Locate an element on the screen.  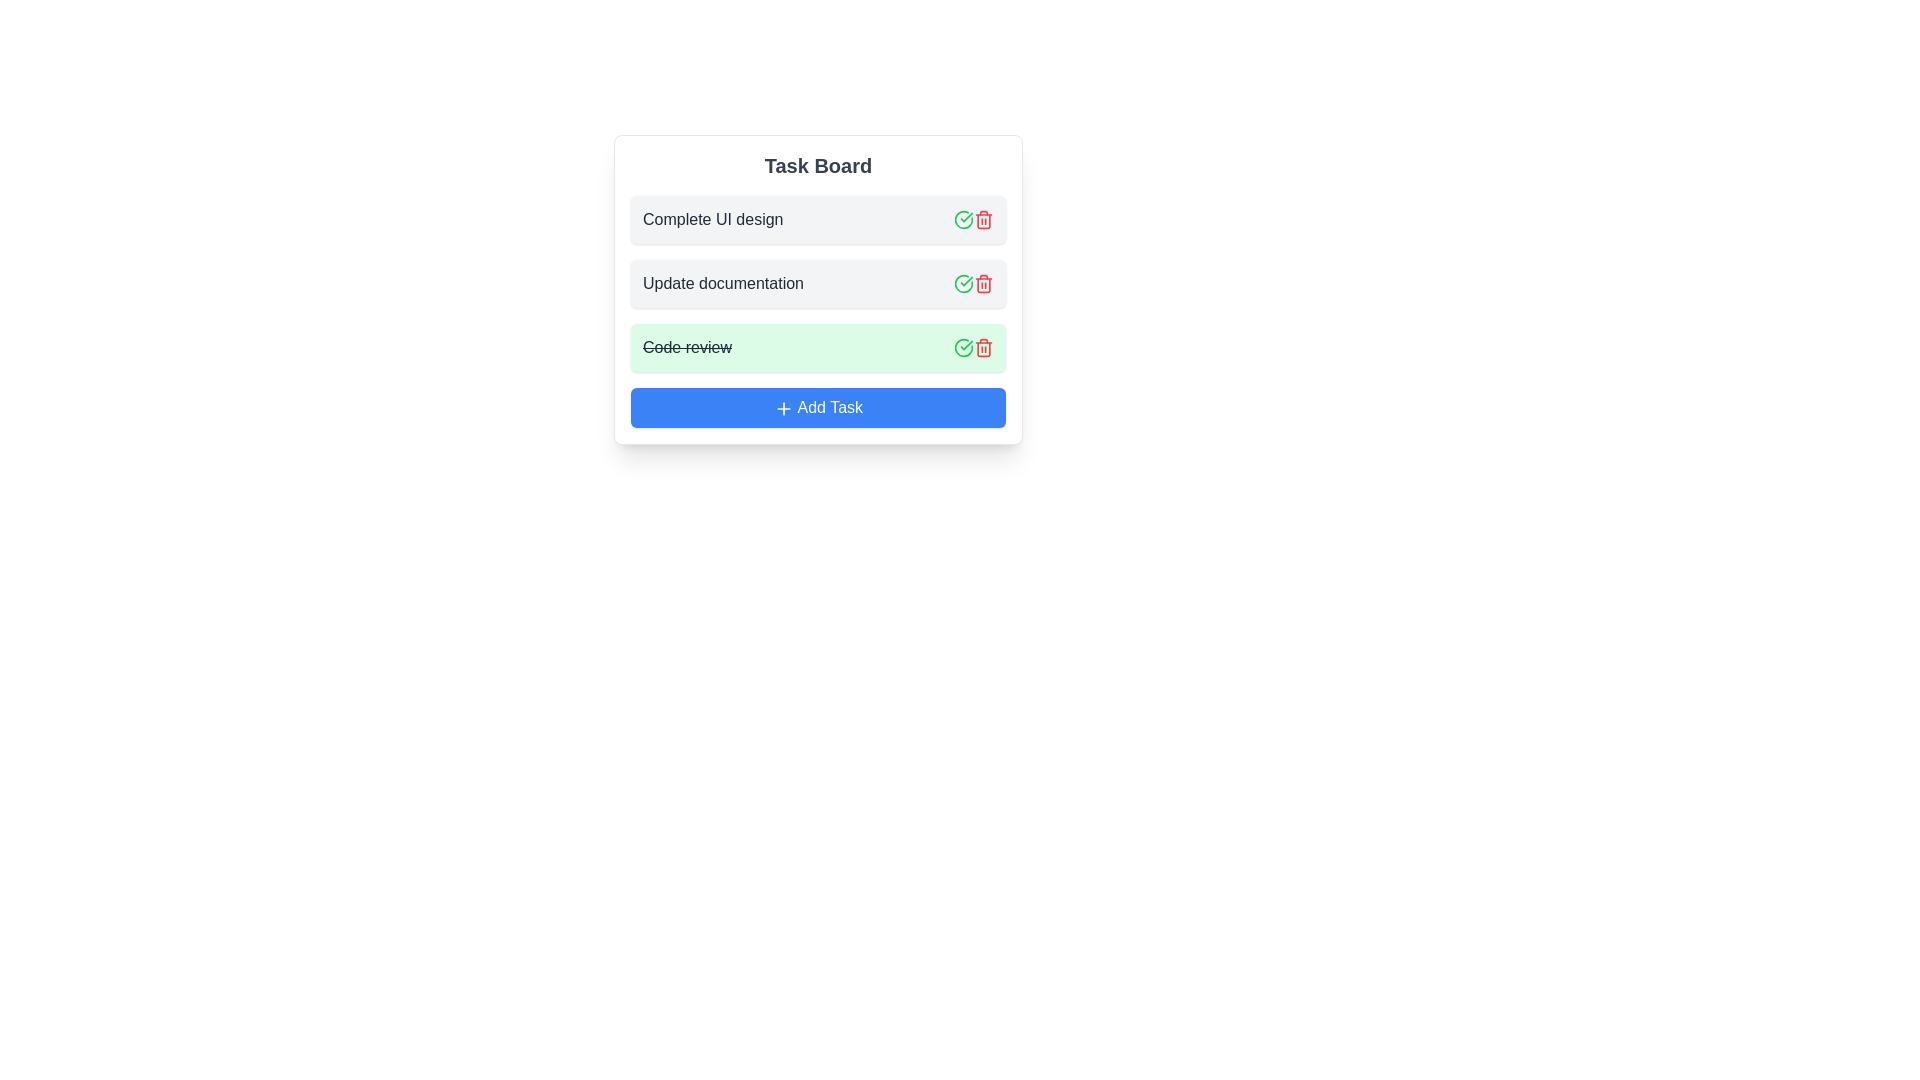
the central vertical red icon of the trash can located in the last row of the task list is located at coordinates (983, 347).